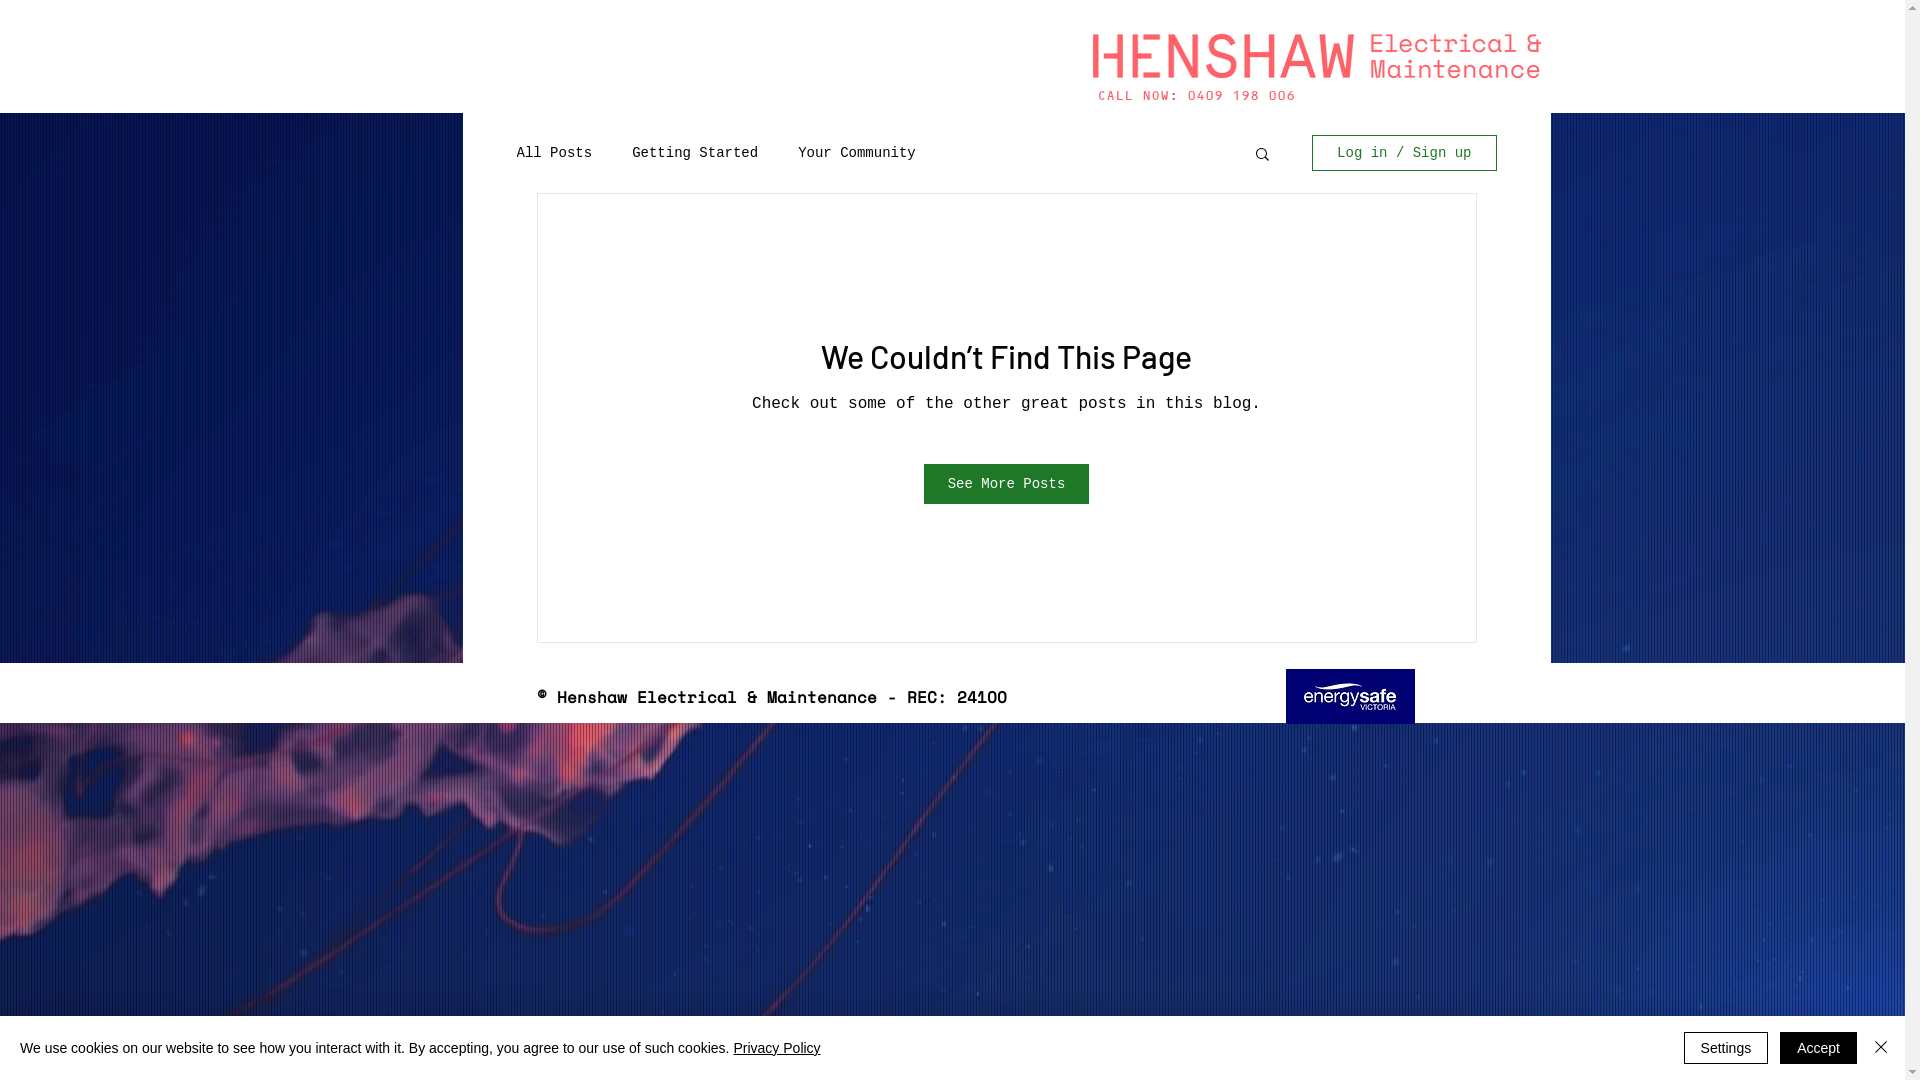 This screenshot has height=1080, width=1920. What do you see at coordinates (1818, 1047) in the screenshot?
I see `'Accept'` at bounding box center [1818, 1047].